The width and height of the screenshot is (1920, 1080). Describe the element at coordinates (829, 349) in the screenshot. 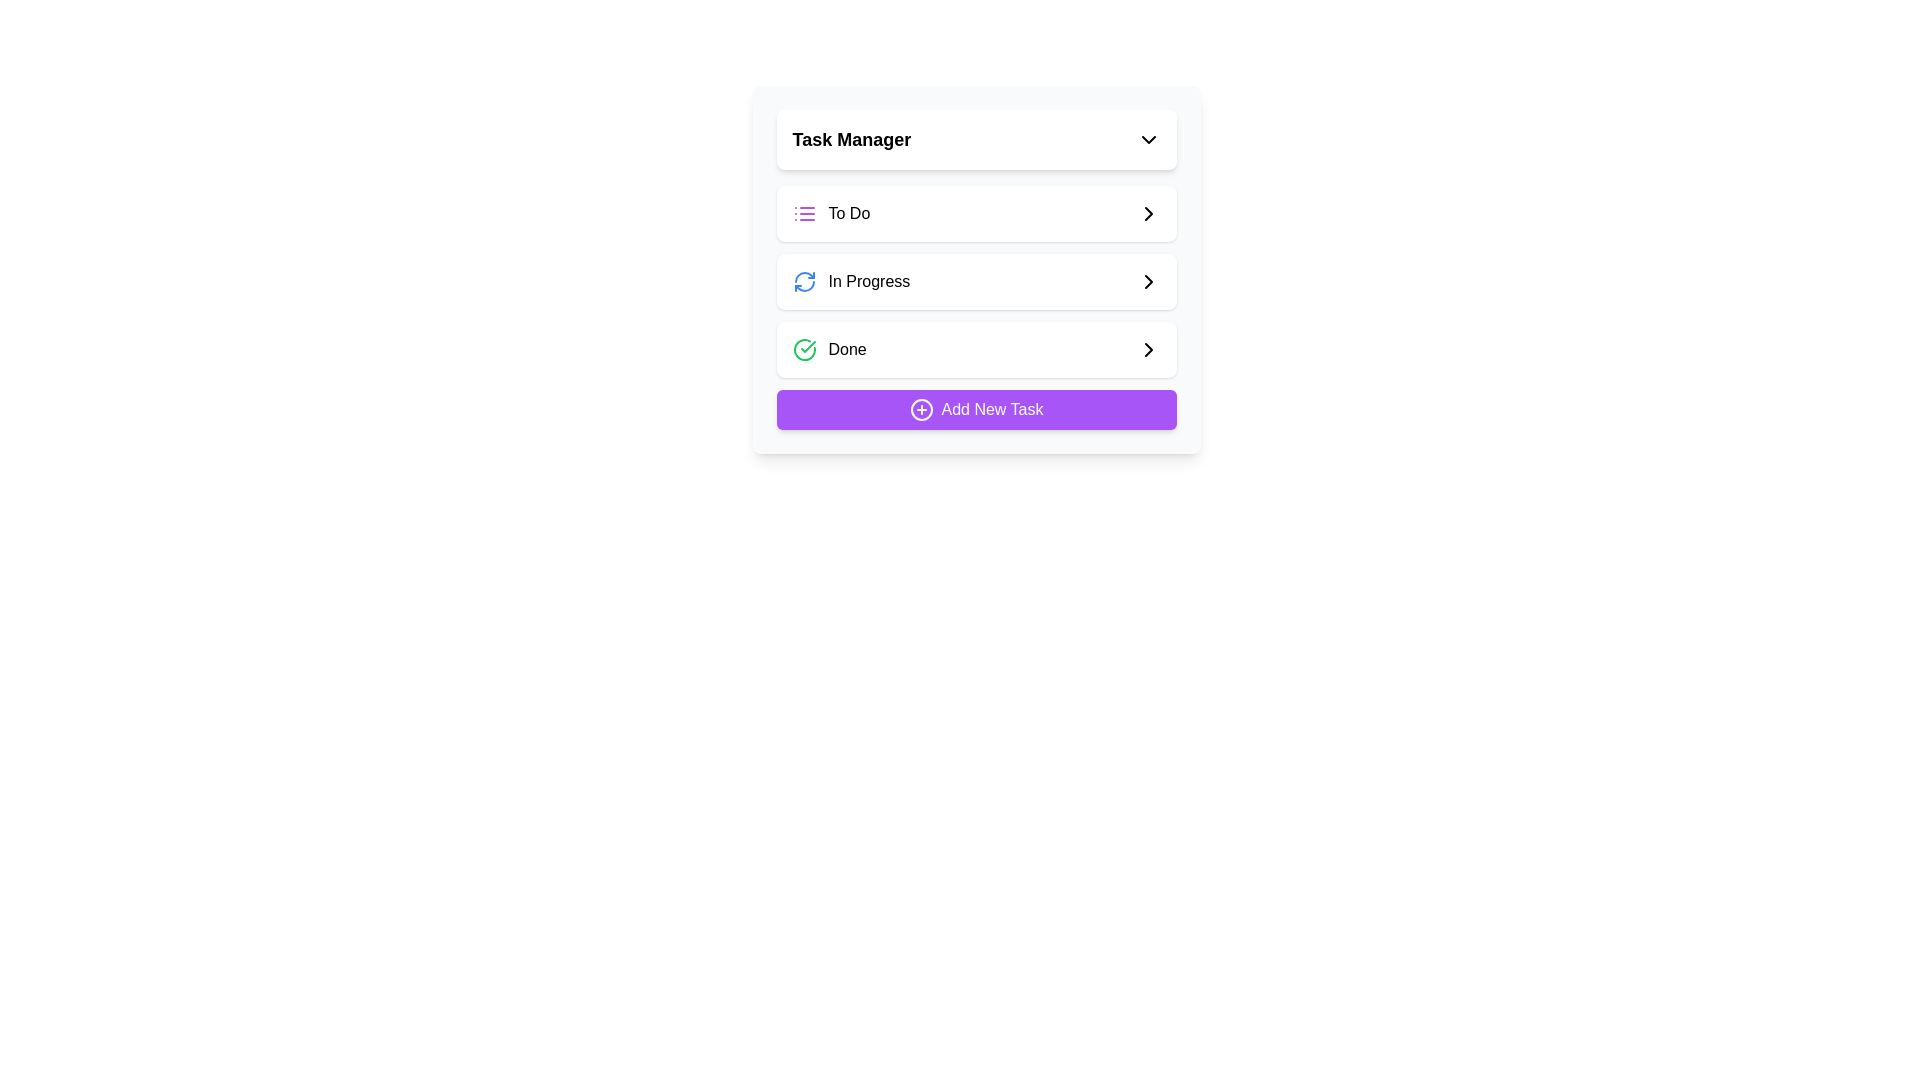

I see `the third selectable list item labeled 'Done' in the task categories under the 'Task Manager' header` at that location.